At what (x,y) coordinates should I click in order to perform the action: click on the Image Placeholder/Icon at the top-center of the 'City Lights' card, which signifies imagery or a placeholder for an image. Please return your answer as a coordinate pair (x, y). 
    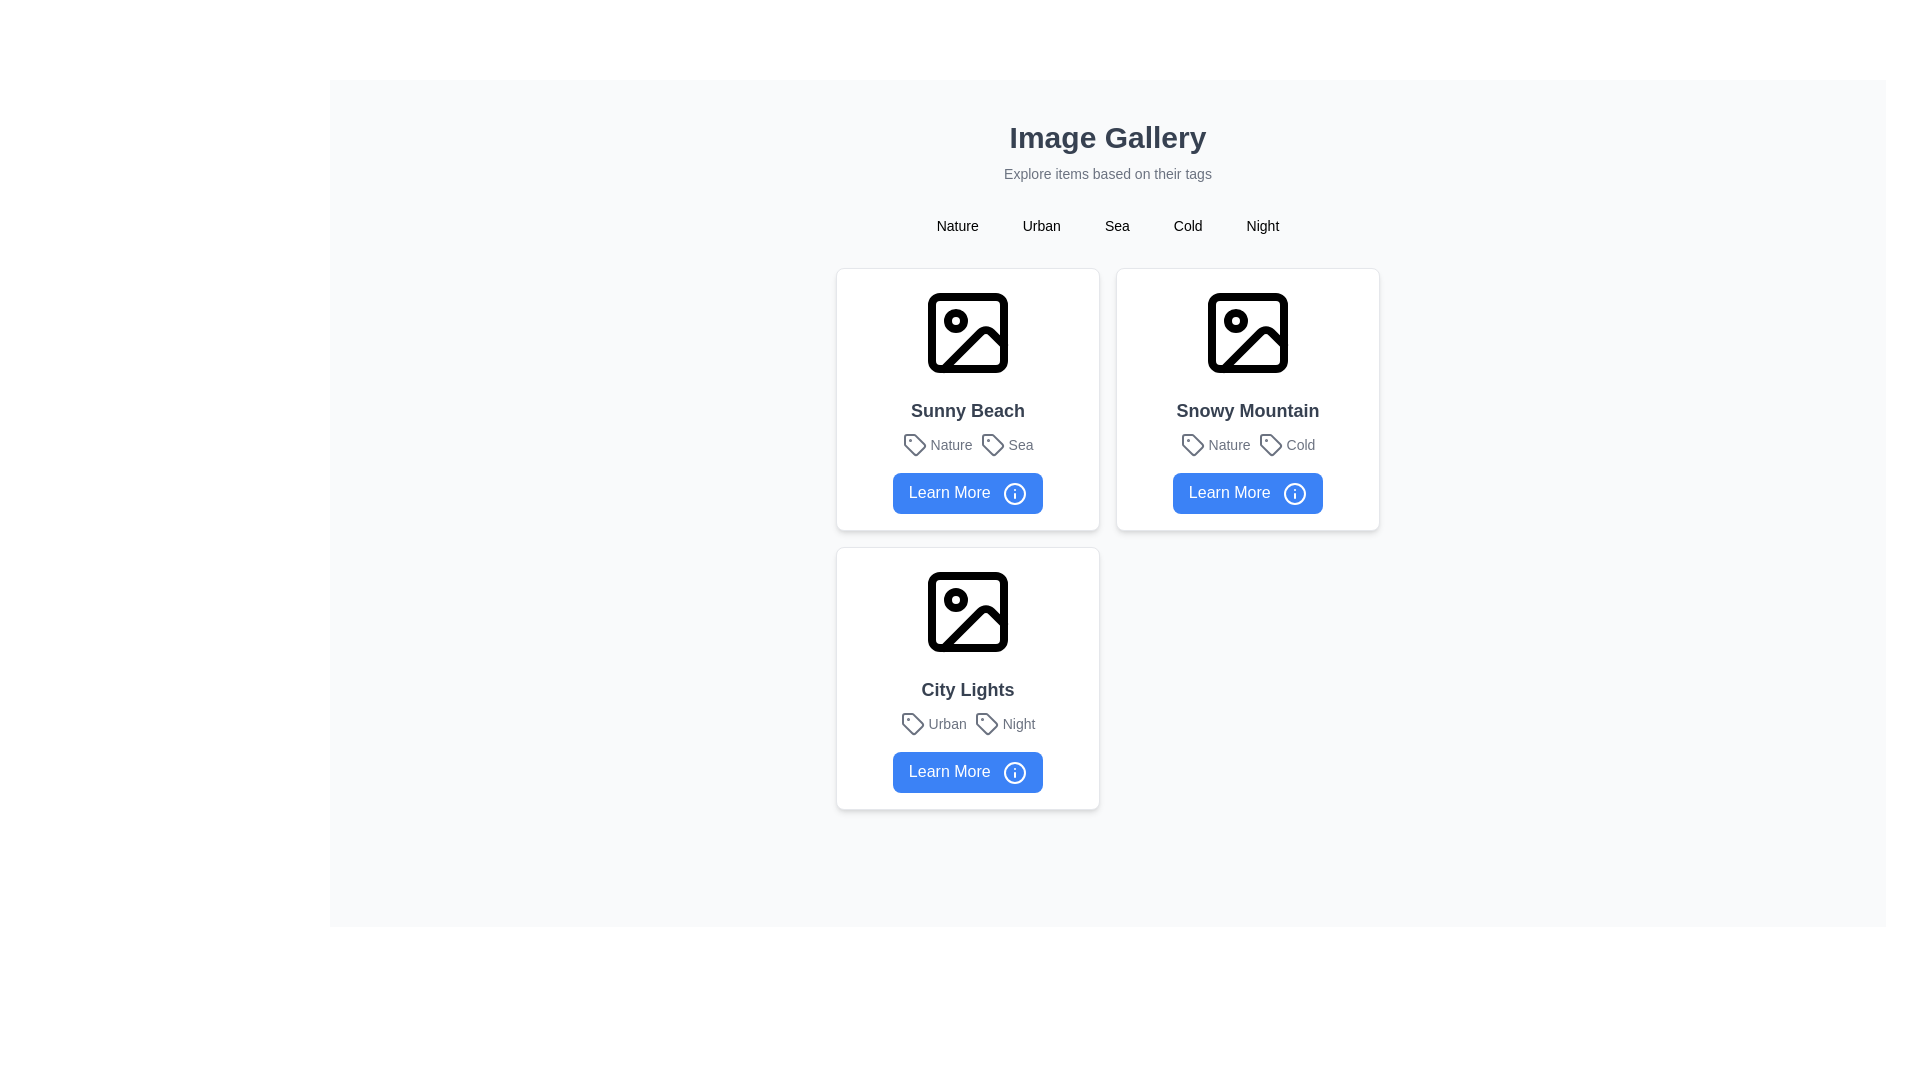
    Looking at the image, I should click on (968, 609).